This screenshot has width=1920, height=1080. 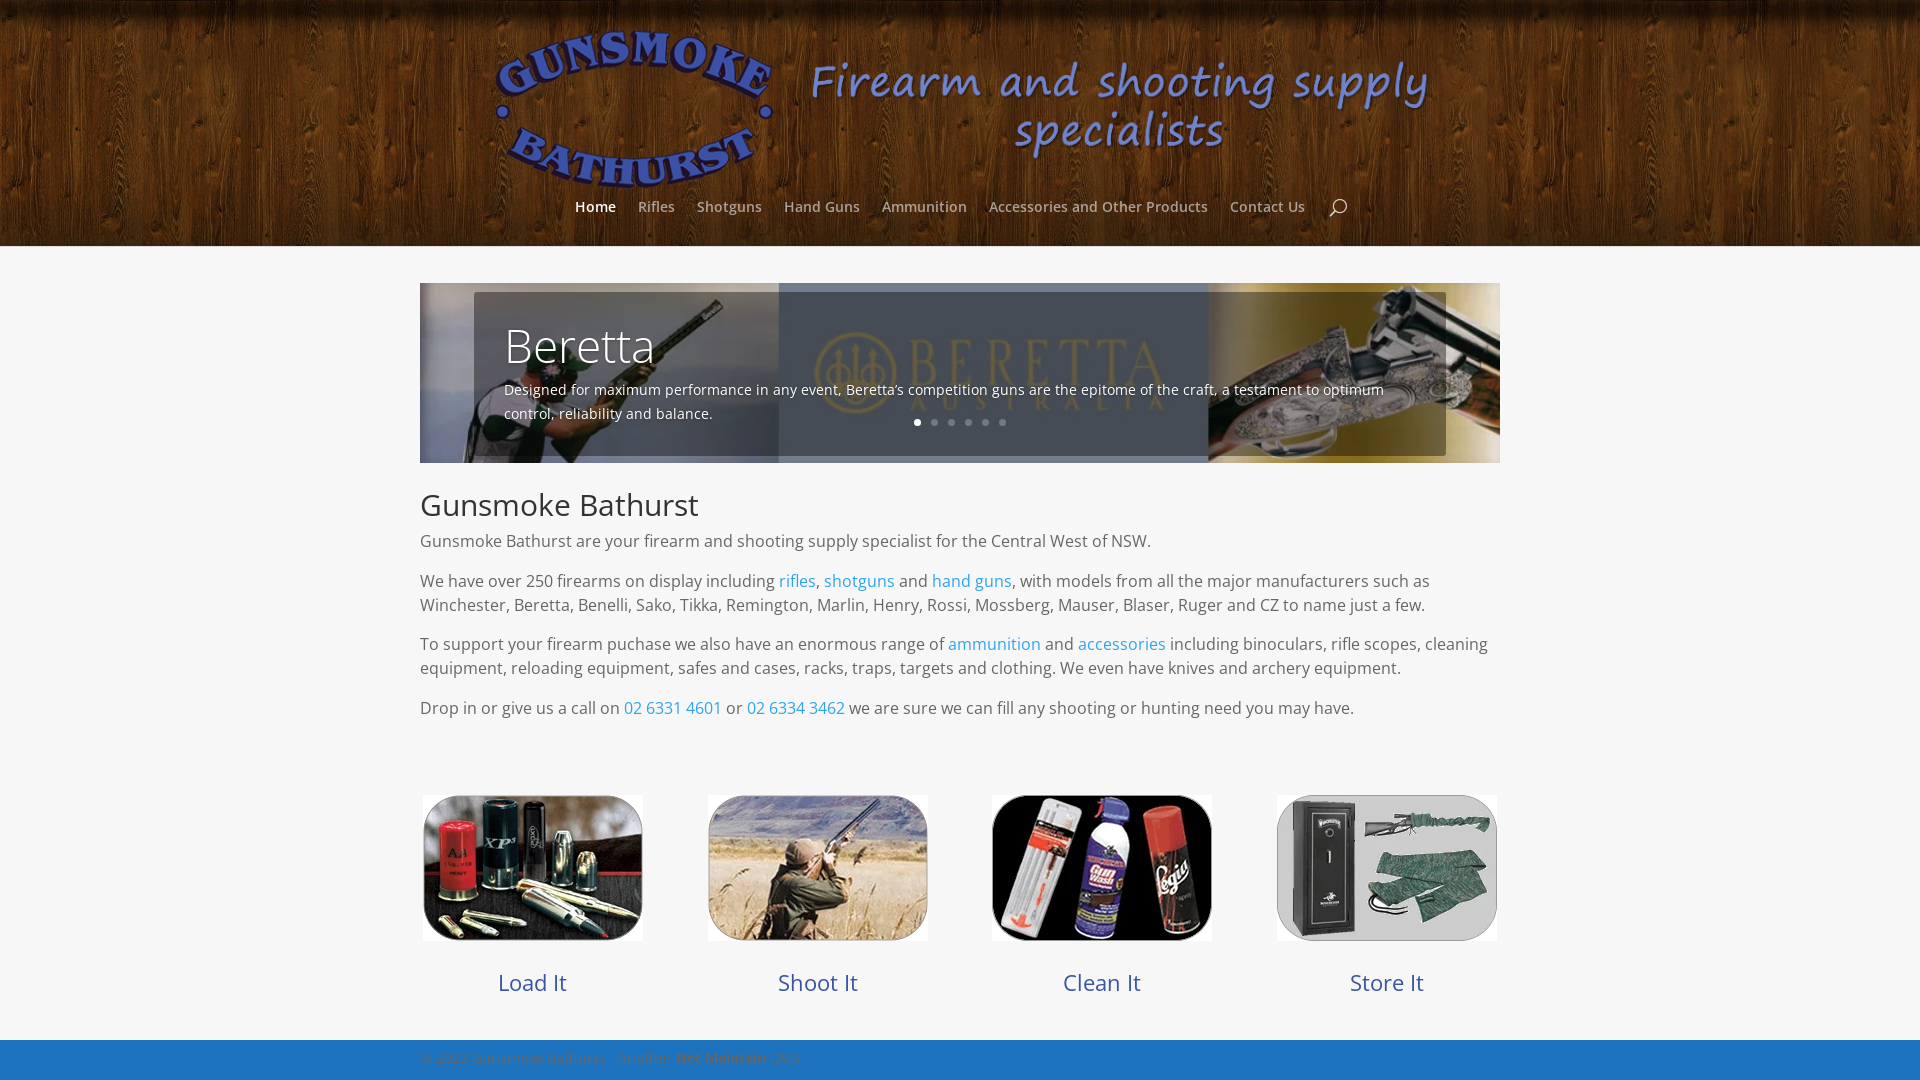 What do you see at coordinates (968, 421) in the screenshot?
I see `'4'` at bounding box center [968, 421].